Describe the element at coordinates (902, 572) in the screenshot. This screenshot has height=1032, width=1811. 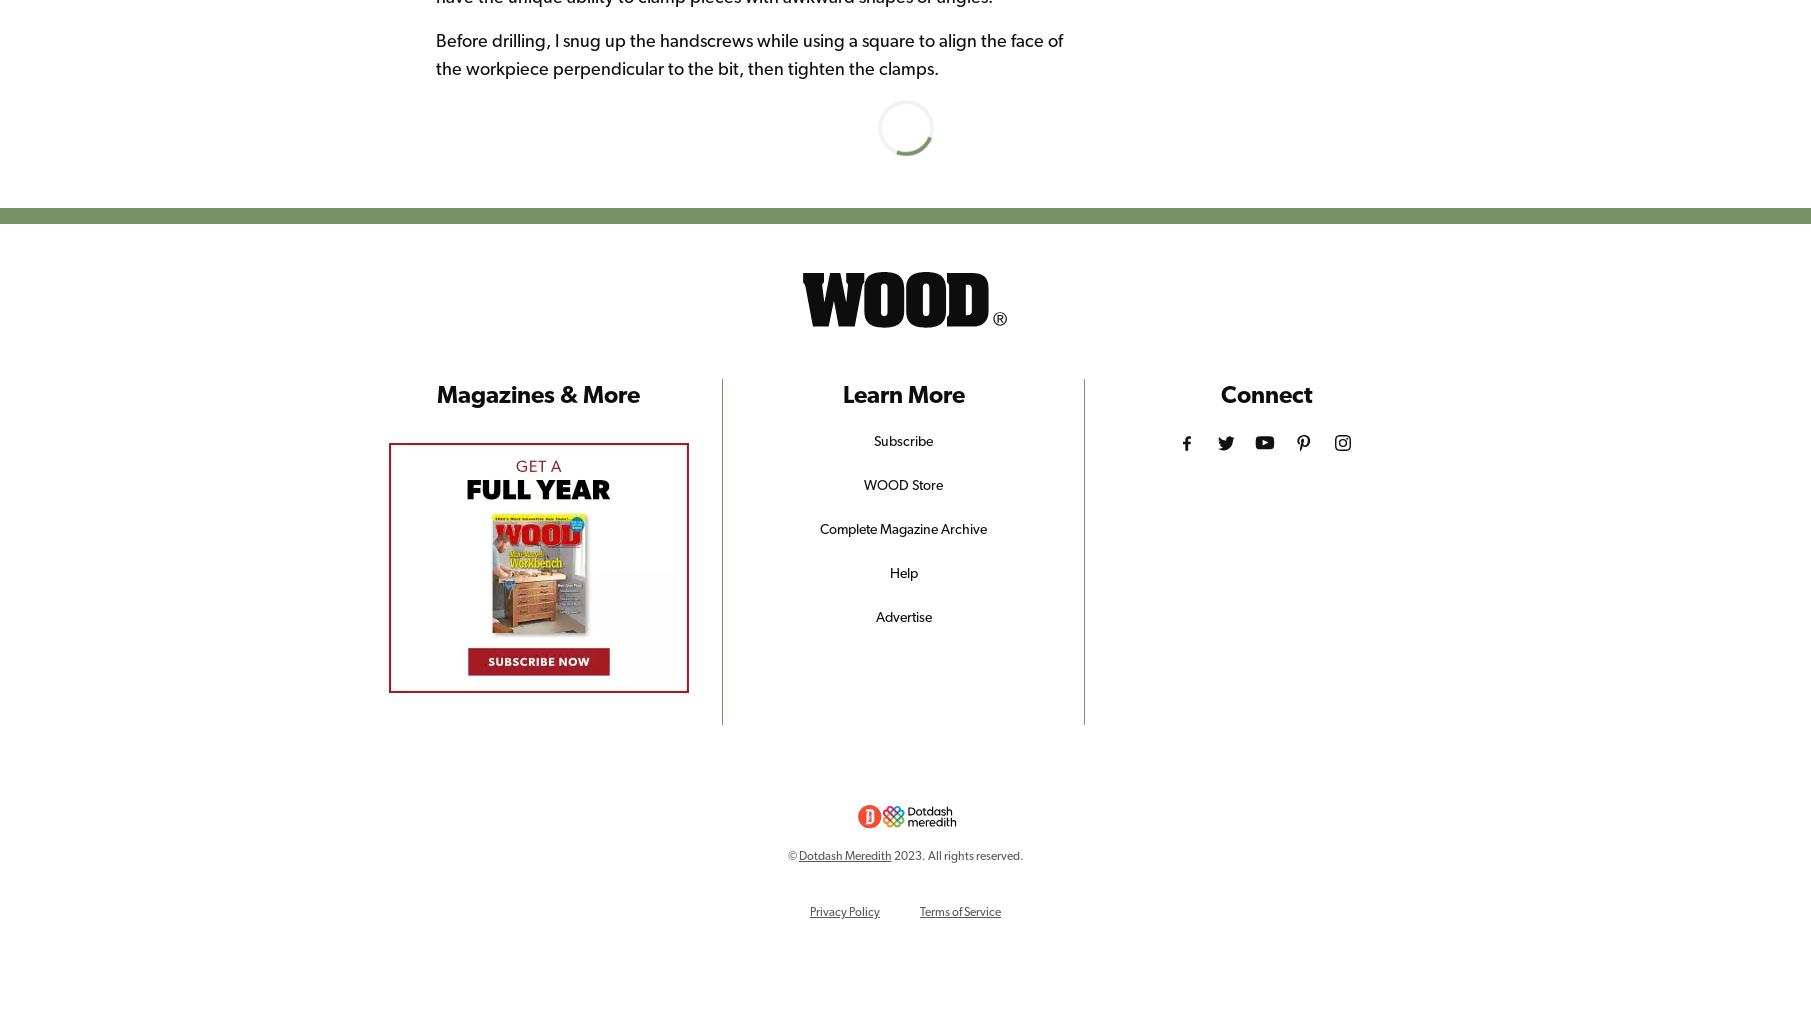
I see `'Help'` at that location.